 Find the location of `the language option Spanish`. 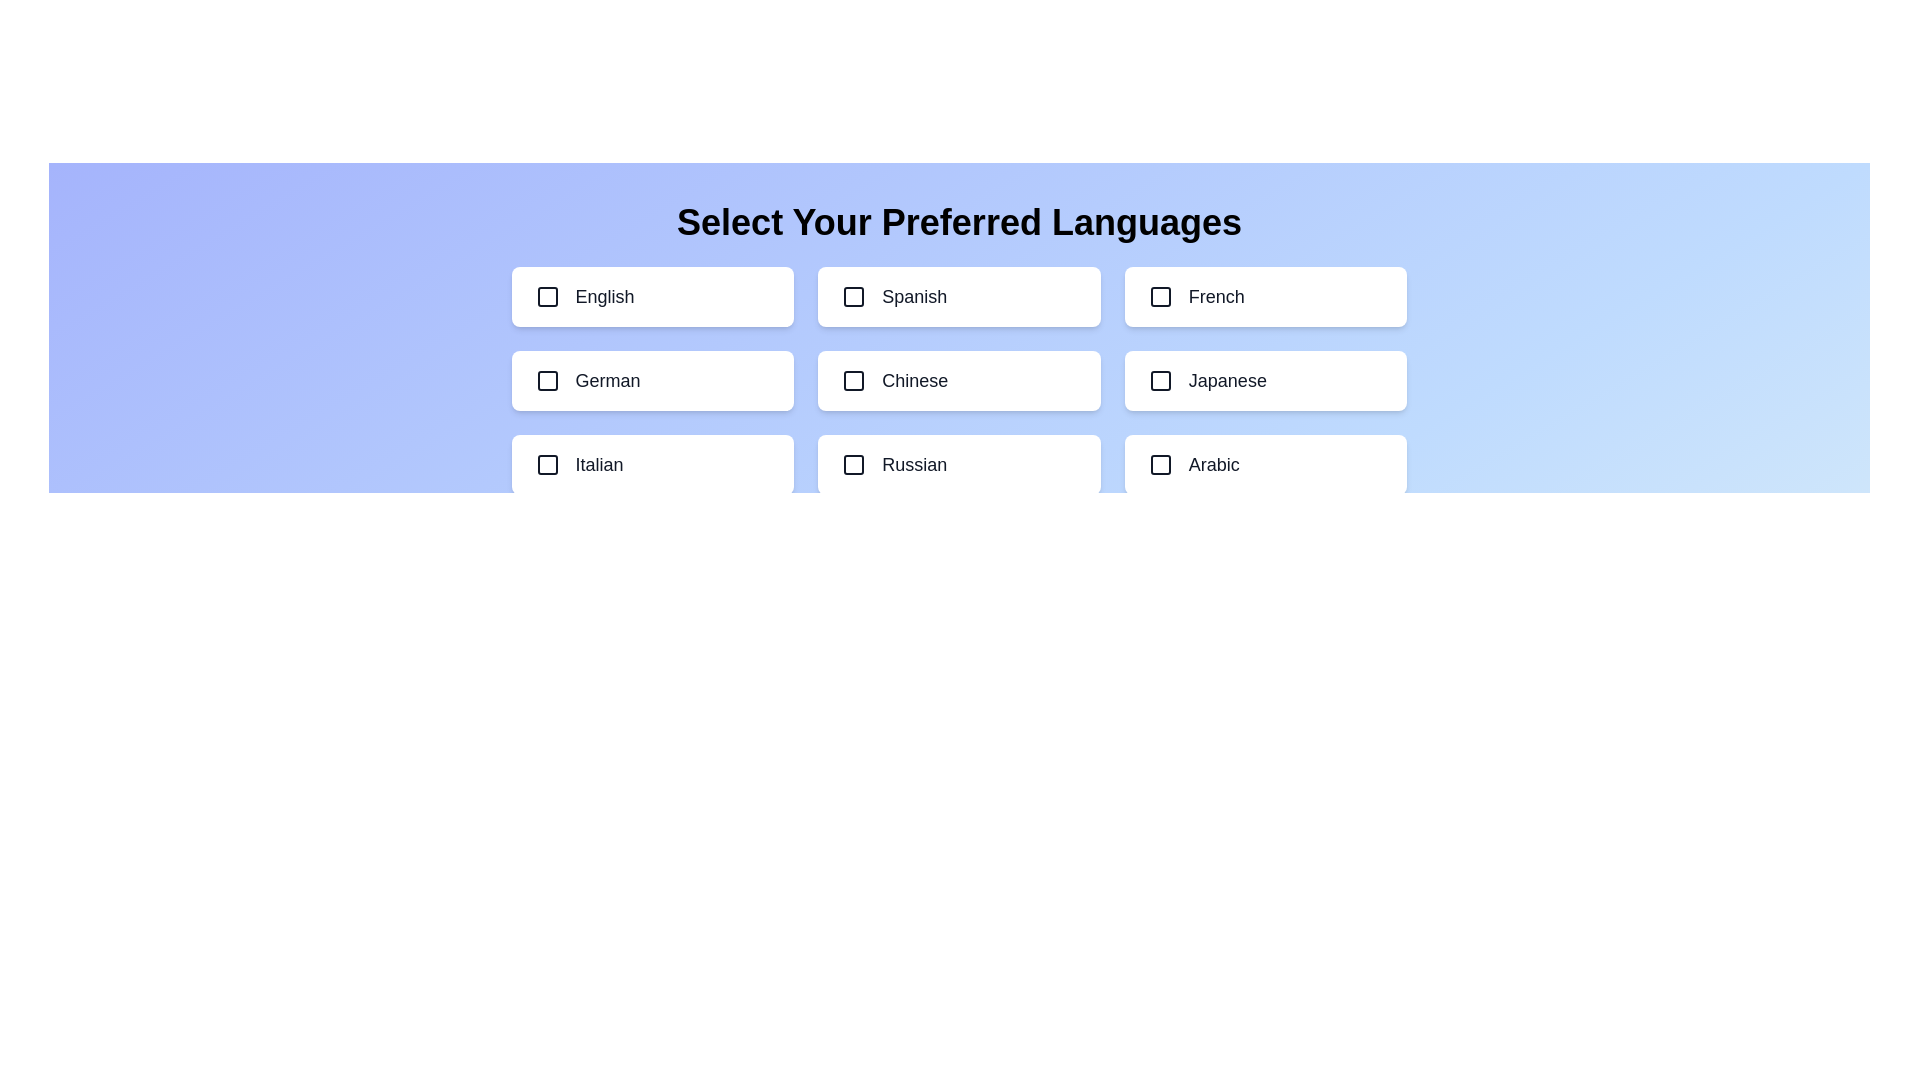

the language option Spanish is located at coordinates (958, 297).